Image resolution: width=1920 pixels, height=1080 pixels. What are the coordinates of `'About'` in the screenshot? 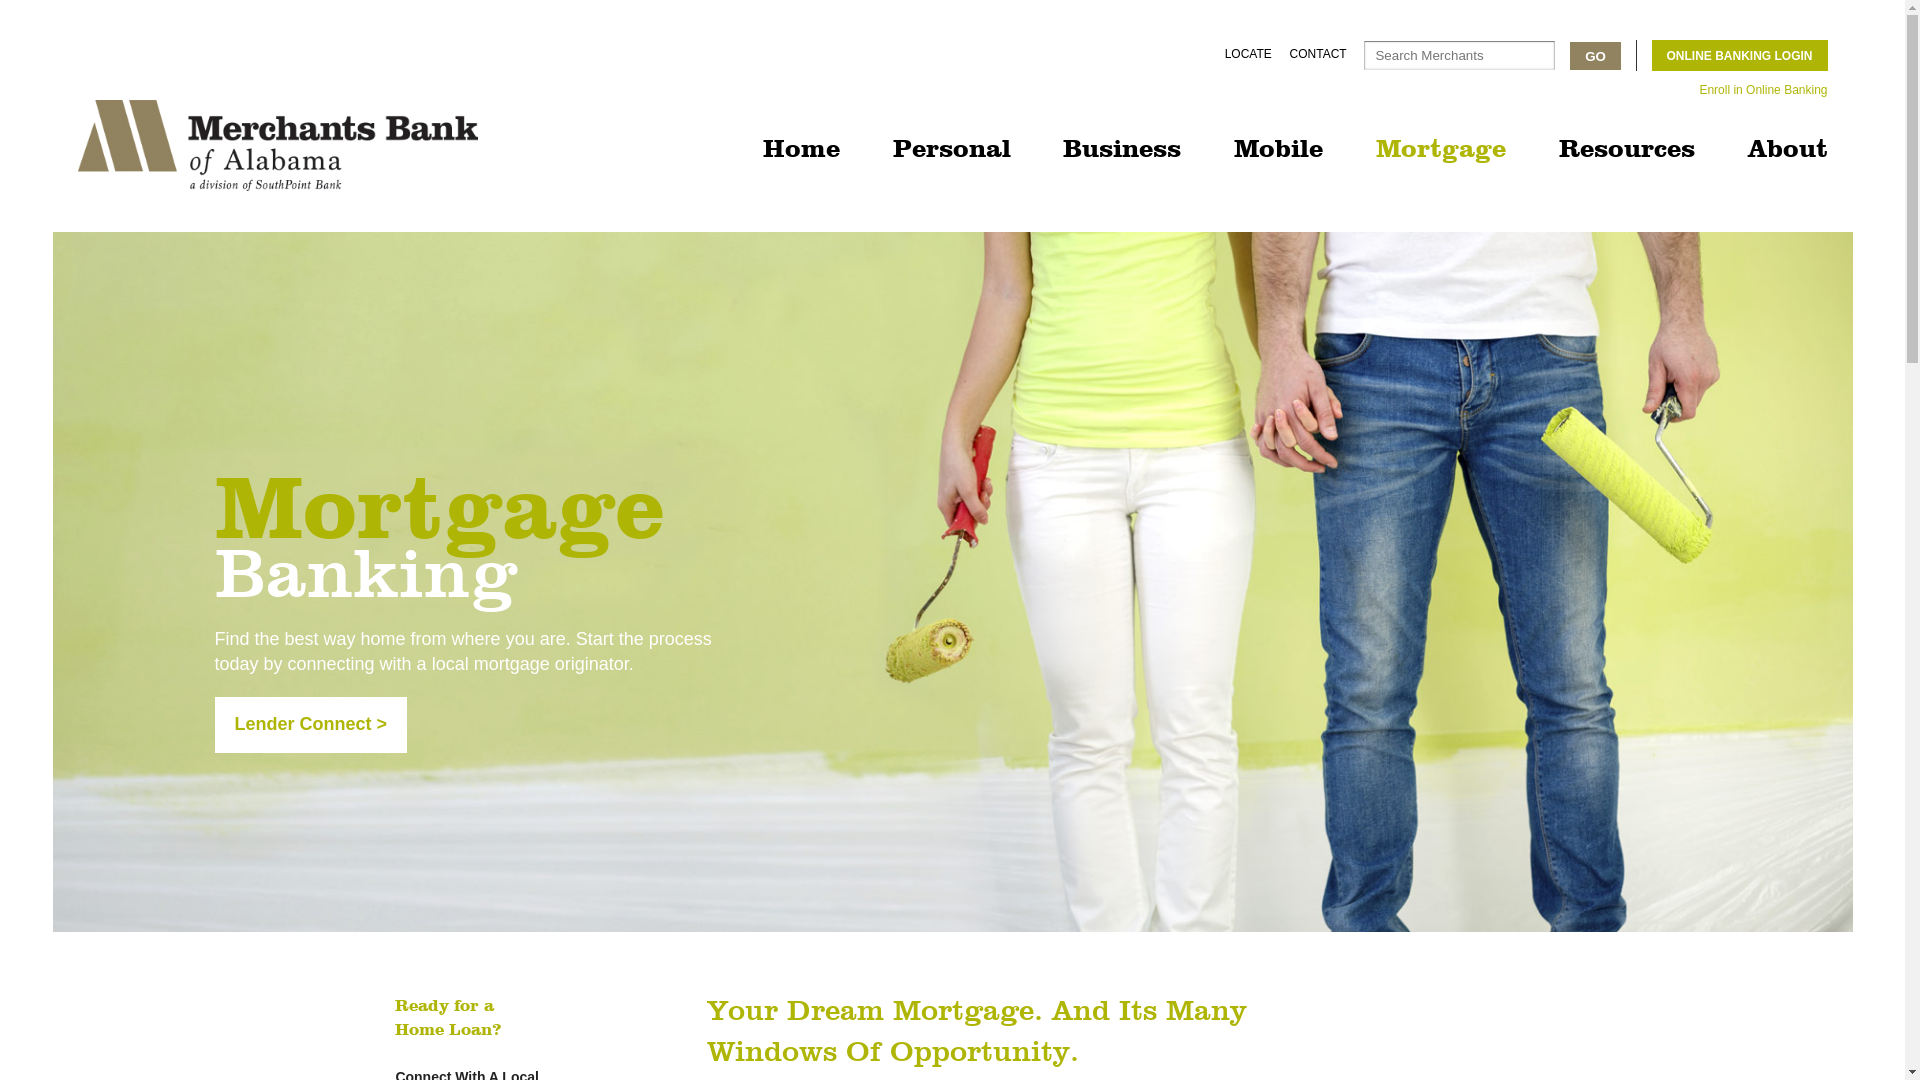 It's located at (1787, 149).